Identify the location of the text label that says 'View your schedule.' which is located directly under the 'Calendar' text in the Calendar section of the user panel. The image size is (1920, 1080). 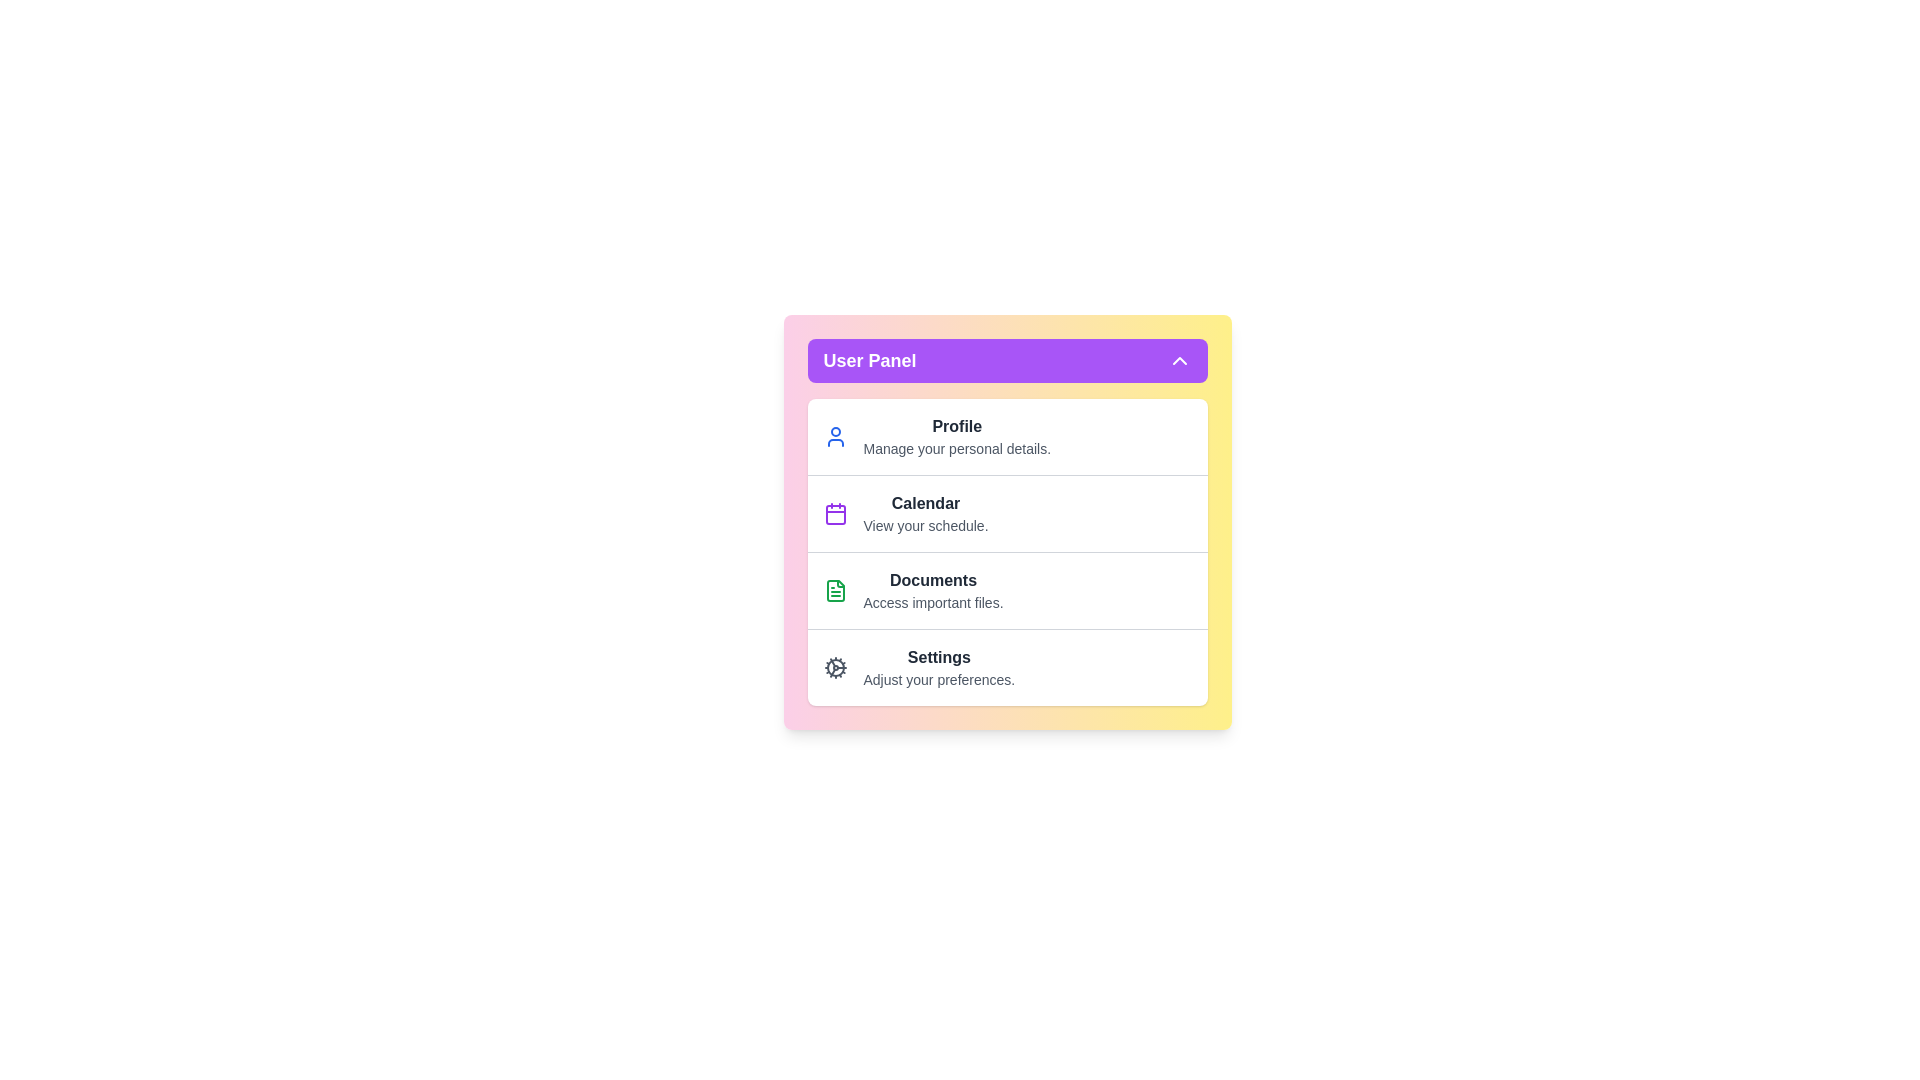
(925, 524).